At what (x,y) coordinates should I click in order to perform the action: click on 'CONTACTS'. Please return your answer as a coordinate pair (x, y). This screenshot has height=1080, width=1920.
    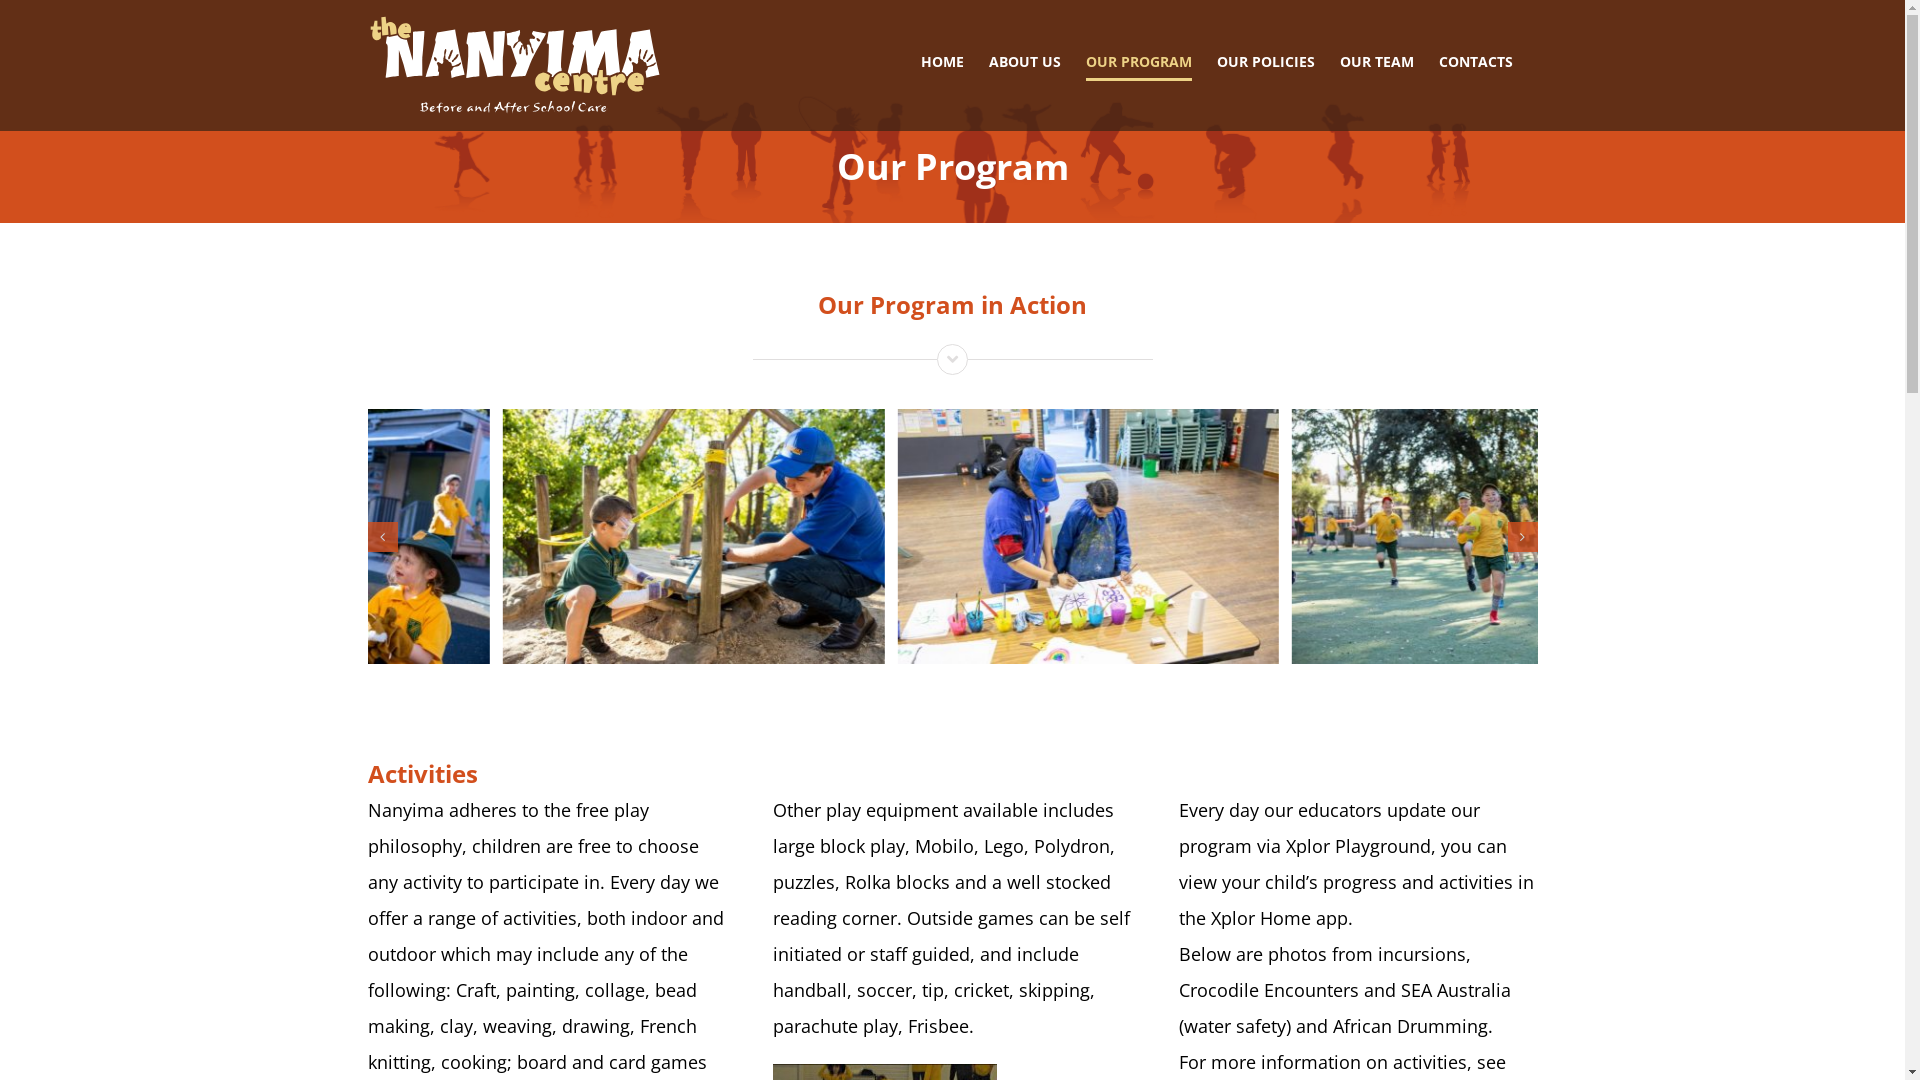
    Looking at the image, I should click on (1474, 60).